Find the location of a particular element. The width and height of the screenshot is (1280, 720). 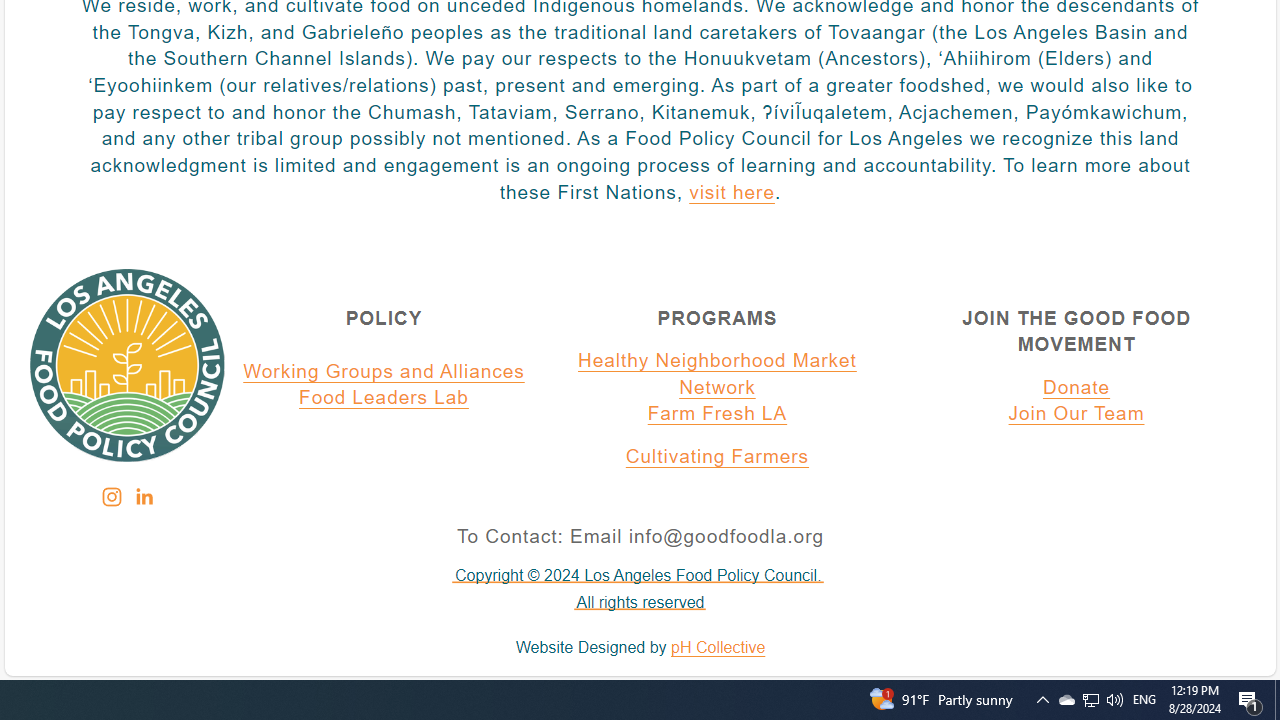

'visit here' is located at coordinates (730, 193).